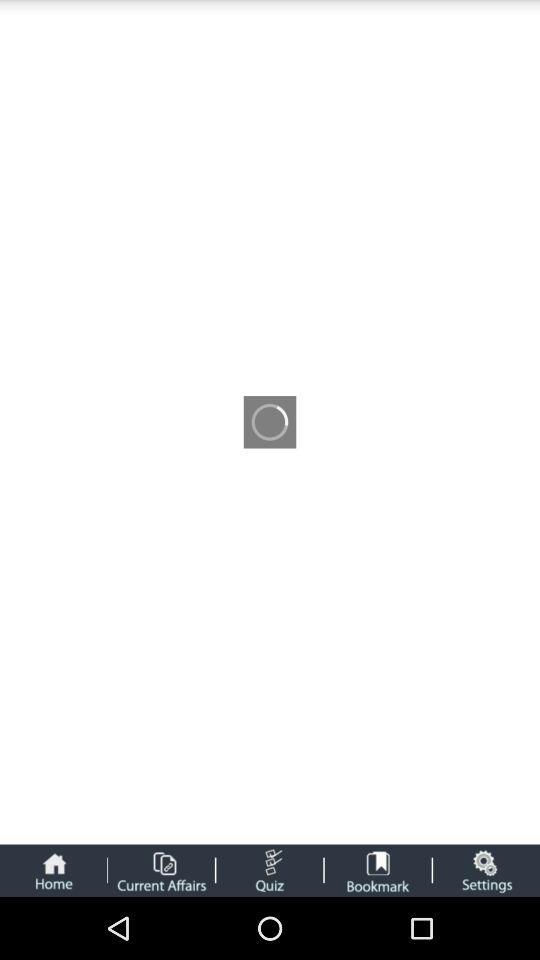  Describe the element at coordinates (378, 869) in the screenshot. I see `bookmarks` at that location.